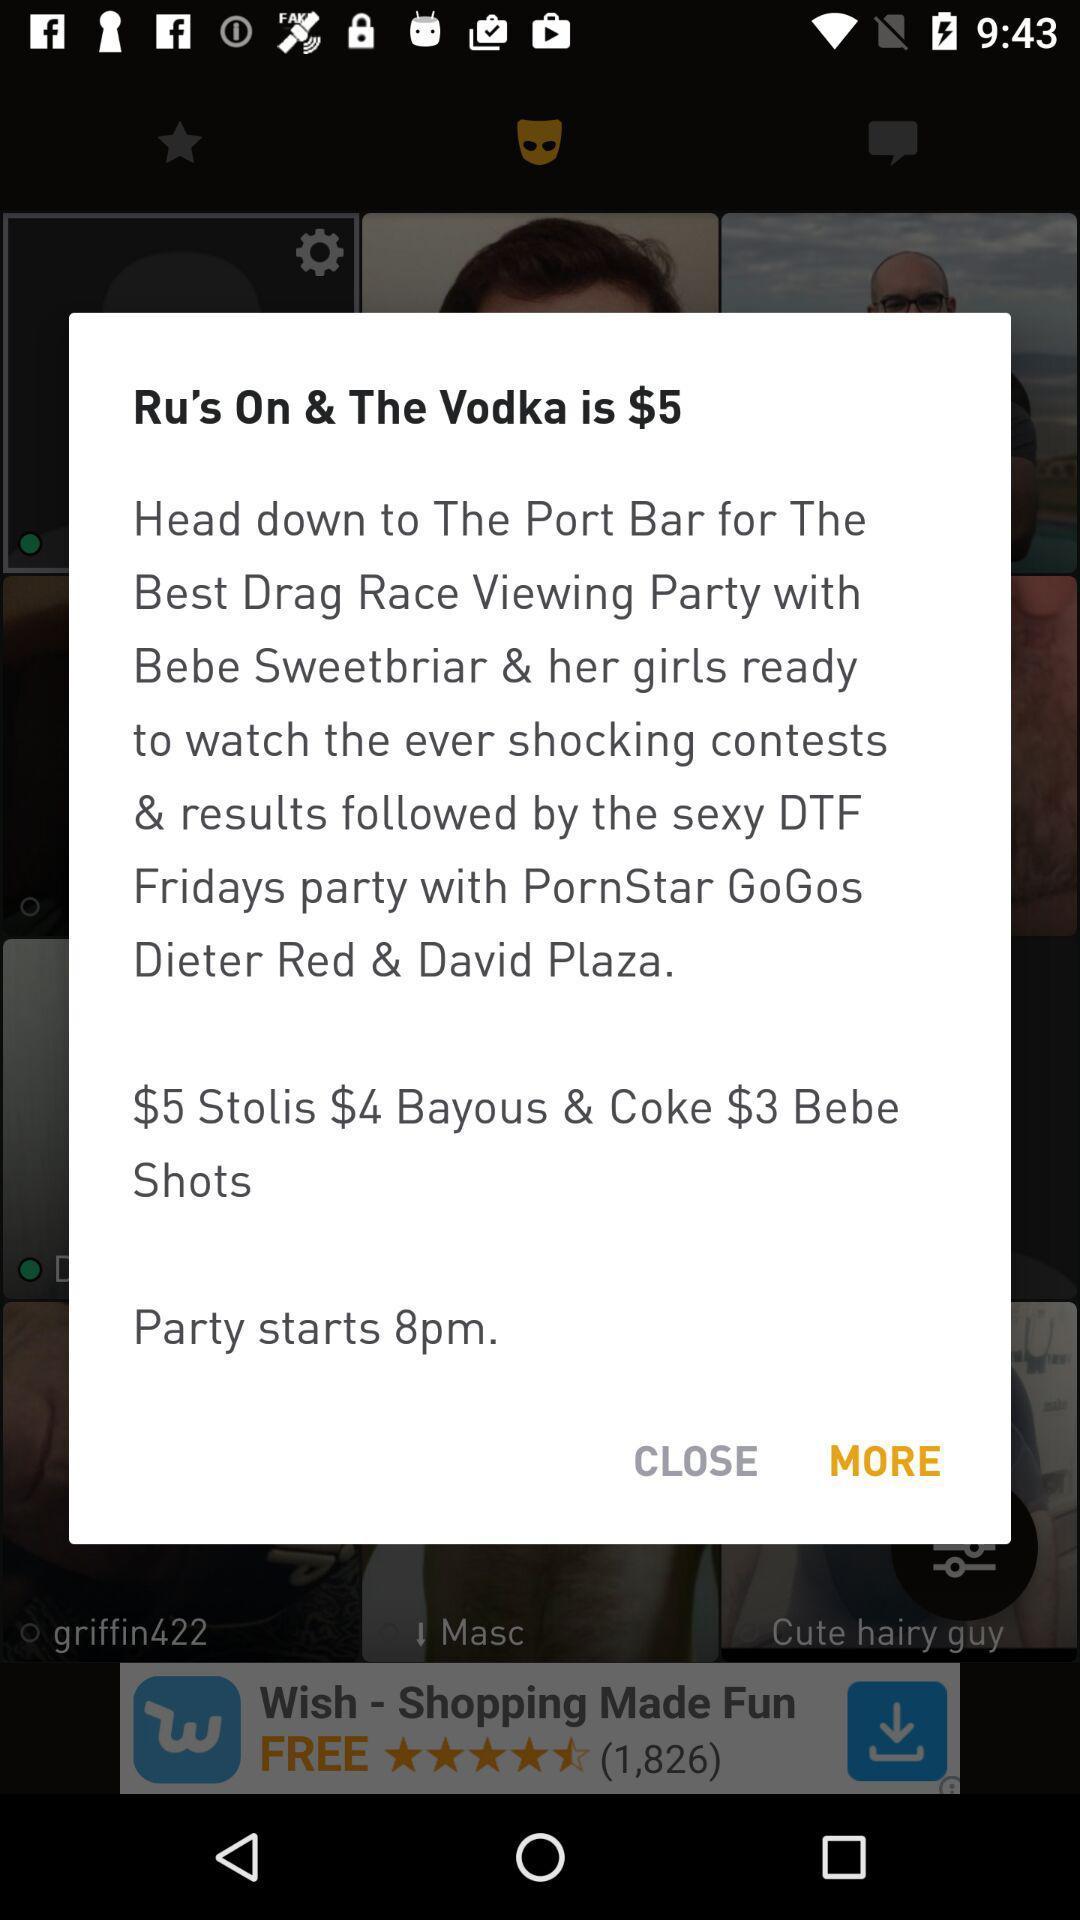 This screenshot has height=1920, width=1080. Describe the element at coordinates (694, 1460) in the screenshot. I see `the icon next to the more` at that location.